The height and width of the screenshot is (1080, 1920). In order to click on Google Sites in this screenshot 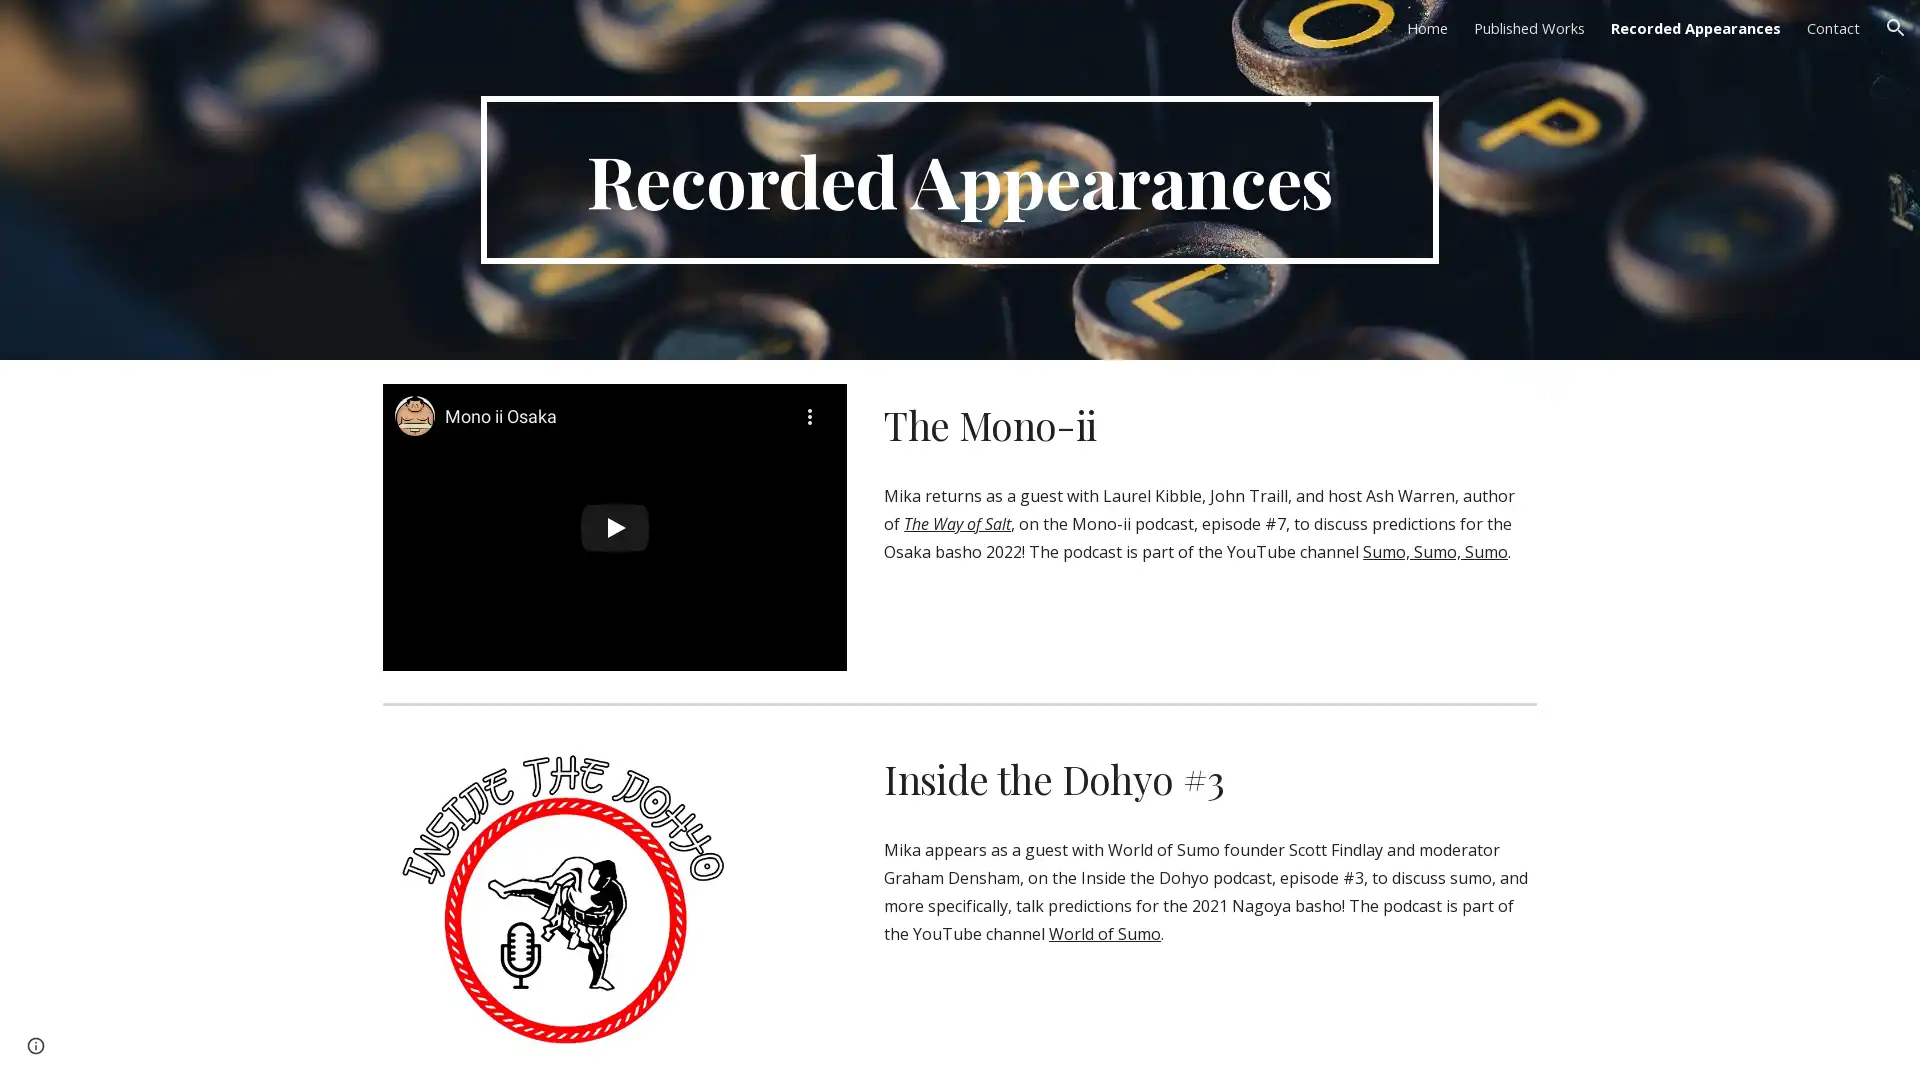, I will do `click(96, 1044)`.